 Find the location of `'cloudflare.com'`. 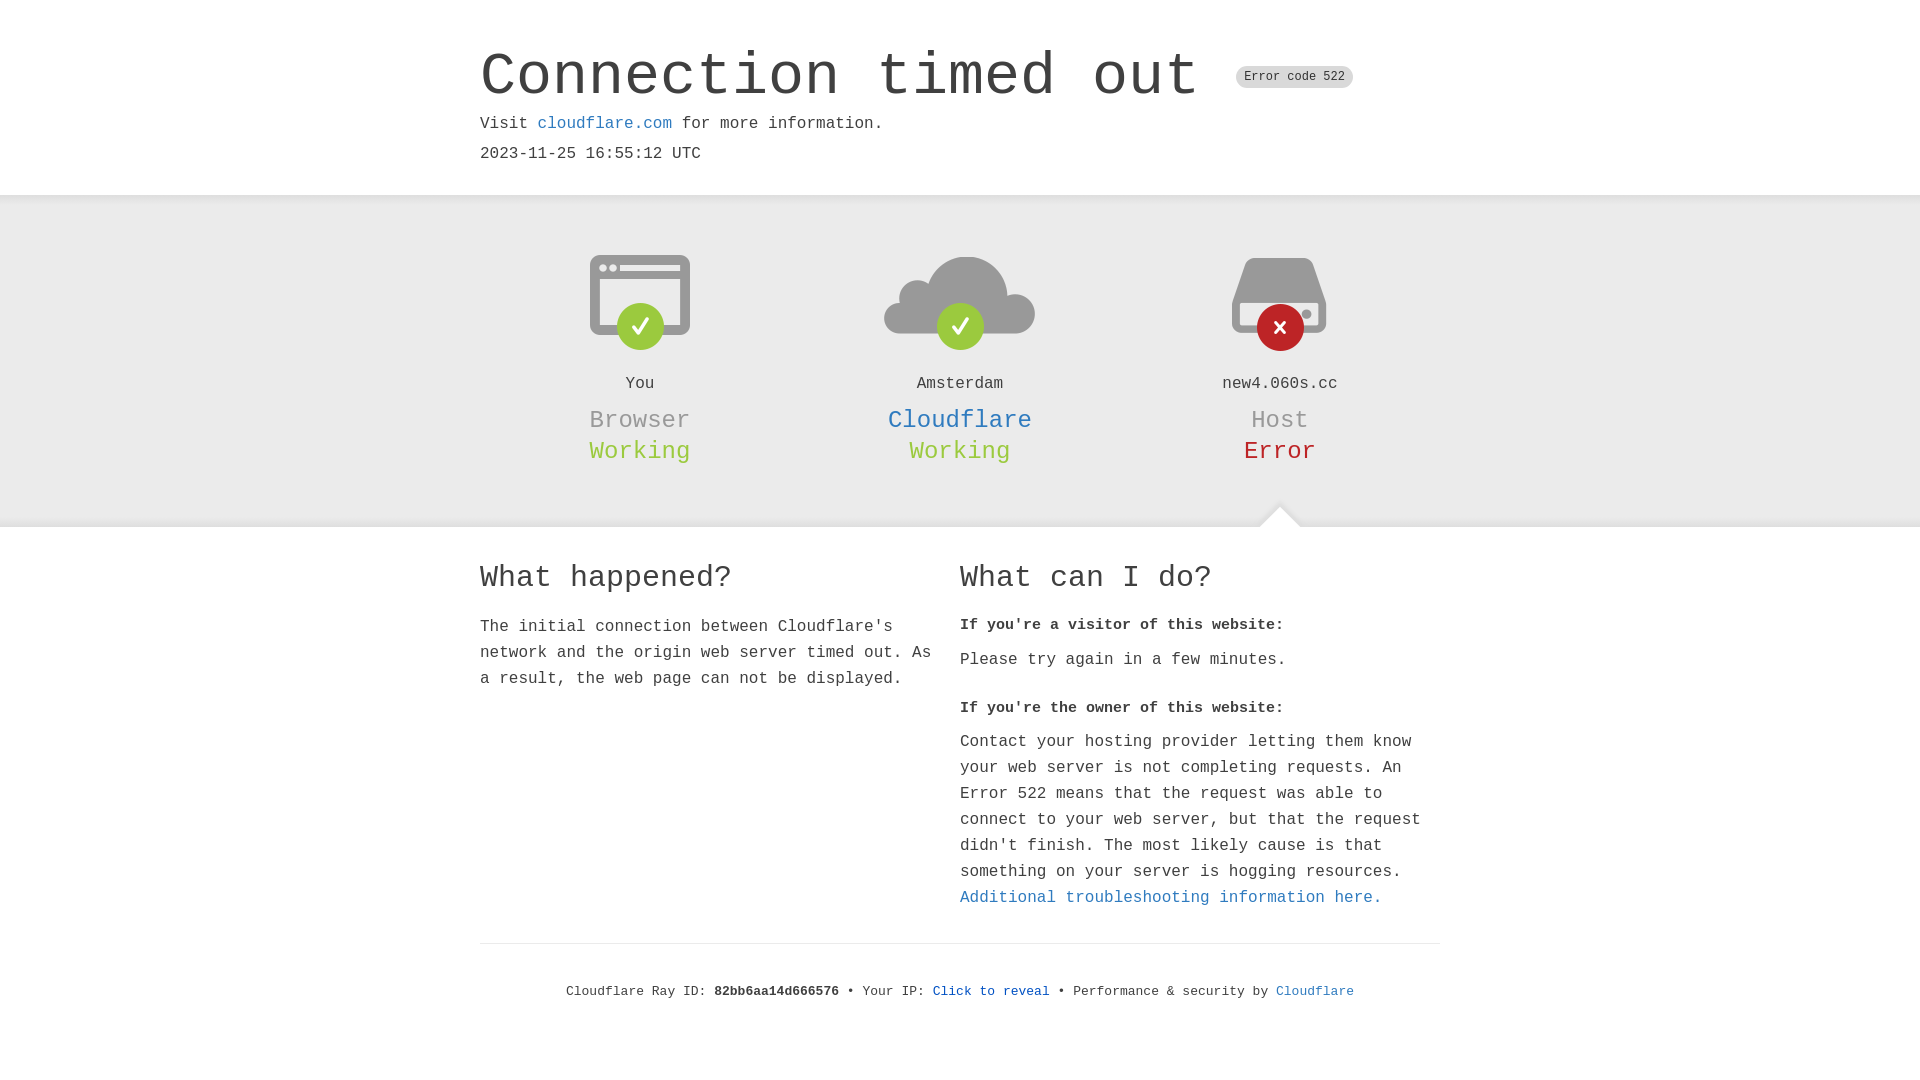

'cloudflare.com' is located at coordinates (537, 123).